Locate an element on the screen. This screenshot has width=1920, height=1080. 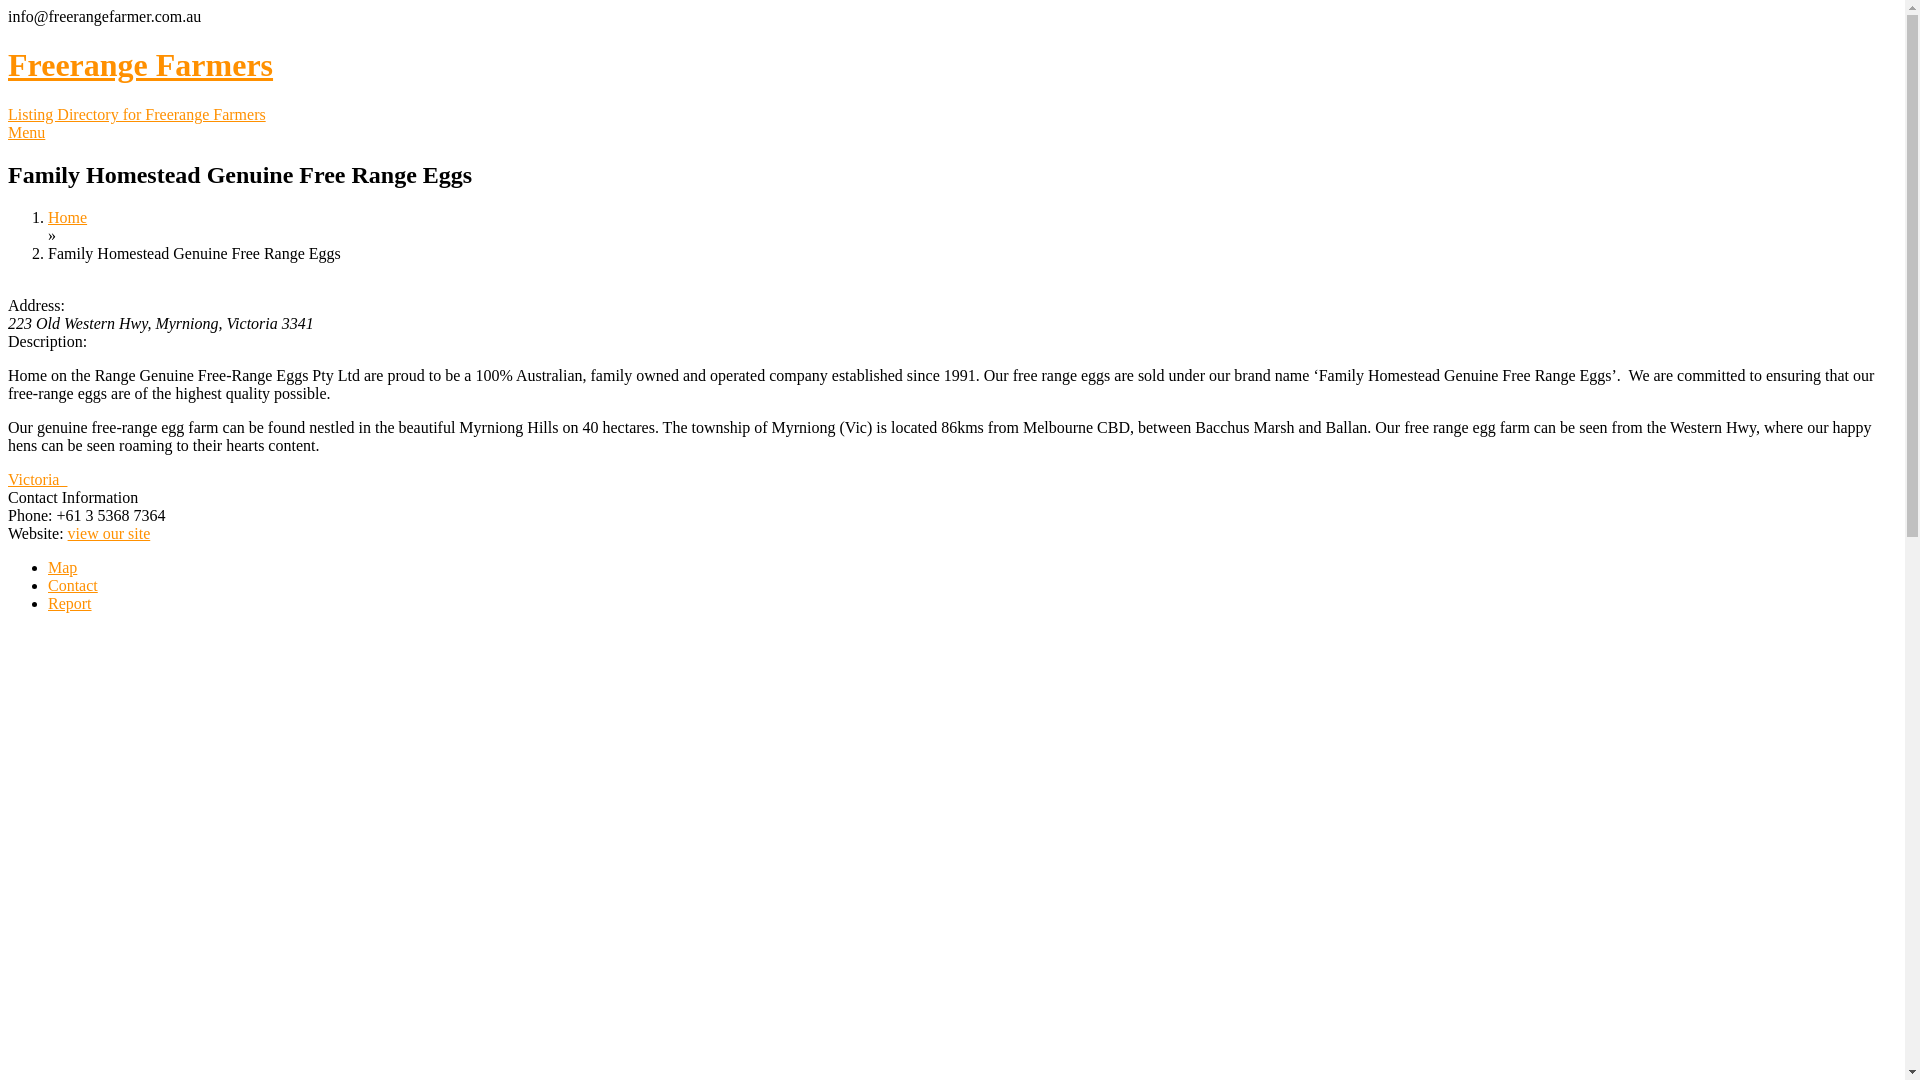
'Victoria  ' is located at coordinates (37, 479).